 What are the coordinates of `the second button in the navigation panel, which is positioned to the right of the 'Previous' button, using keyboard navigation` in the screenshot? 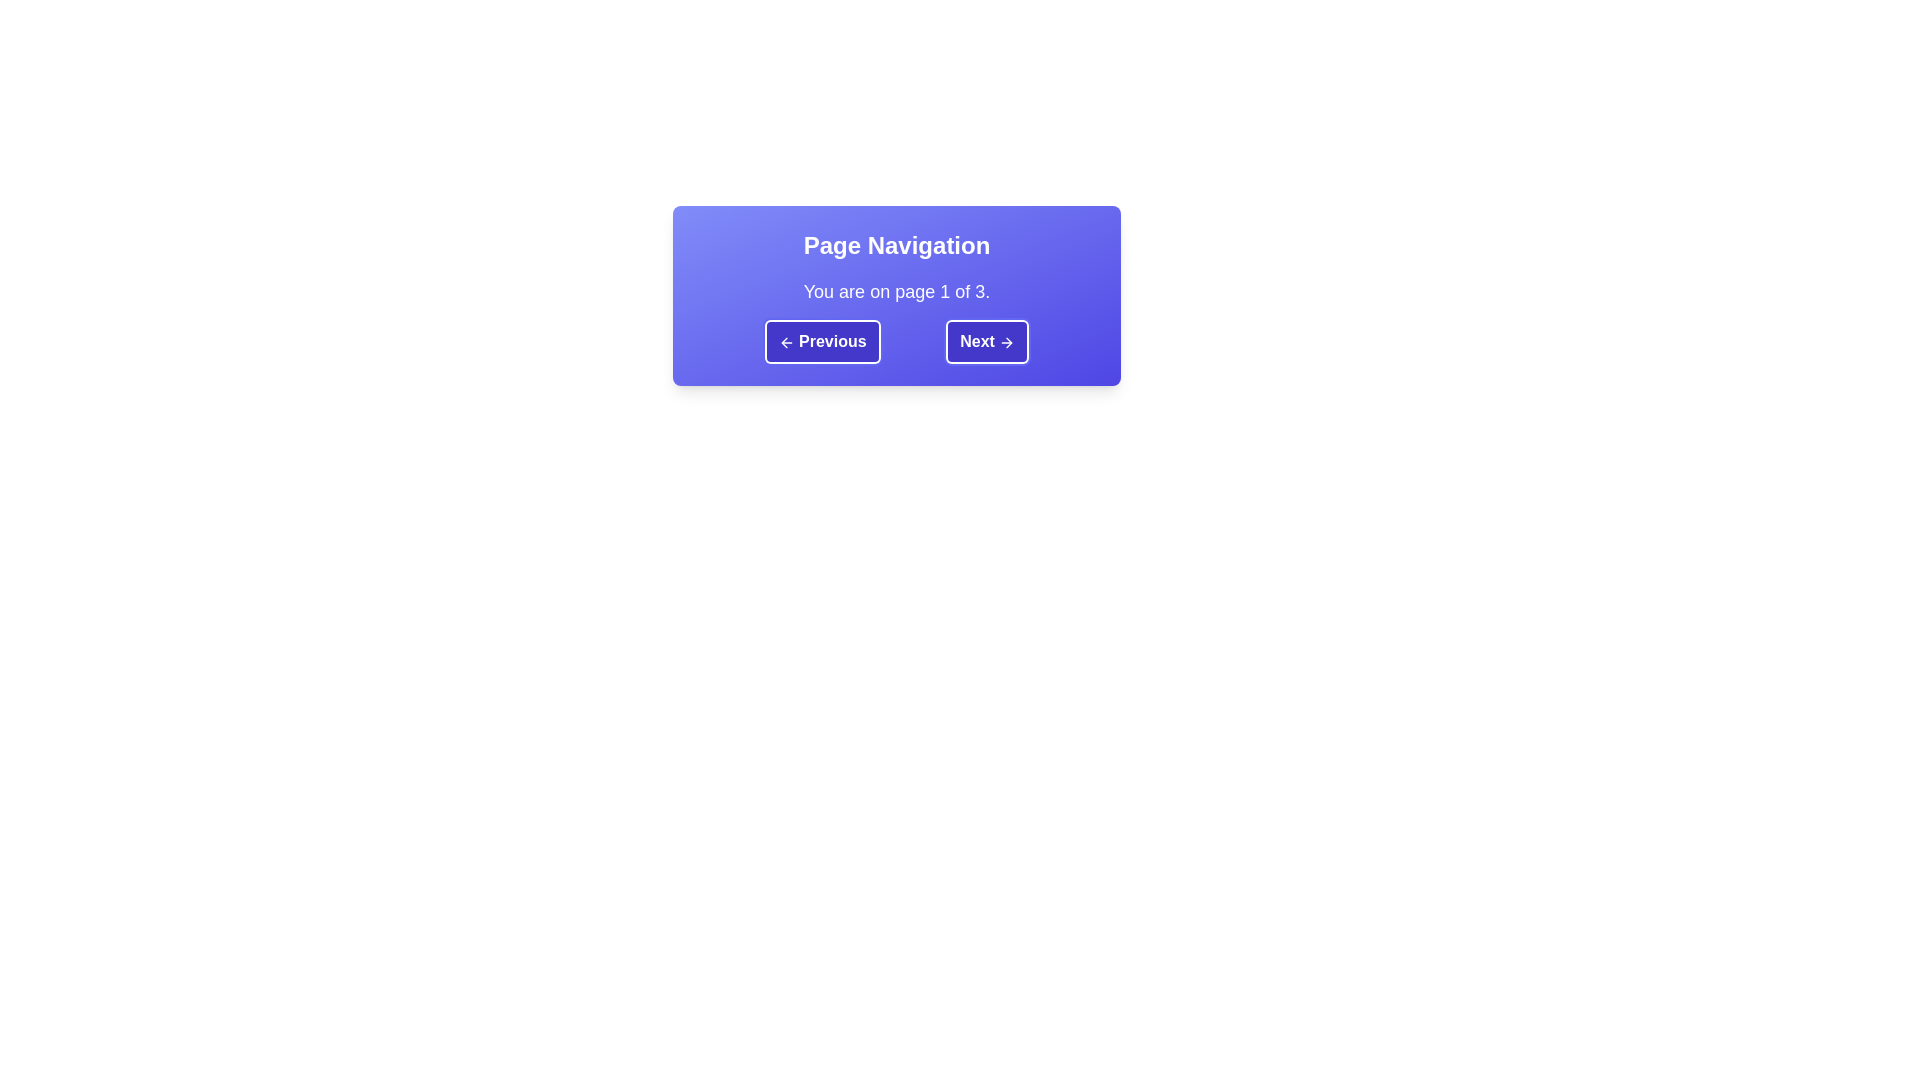 It's located at (987, 341).